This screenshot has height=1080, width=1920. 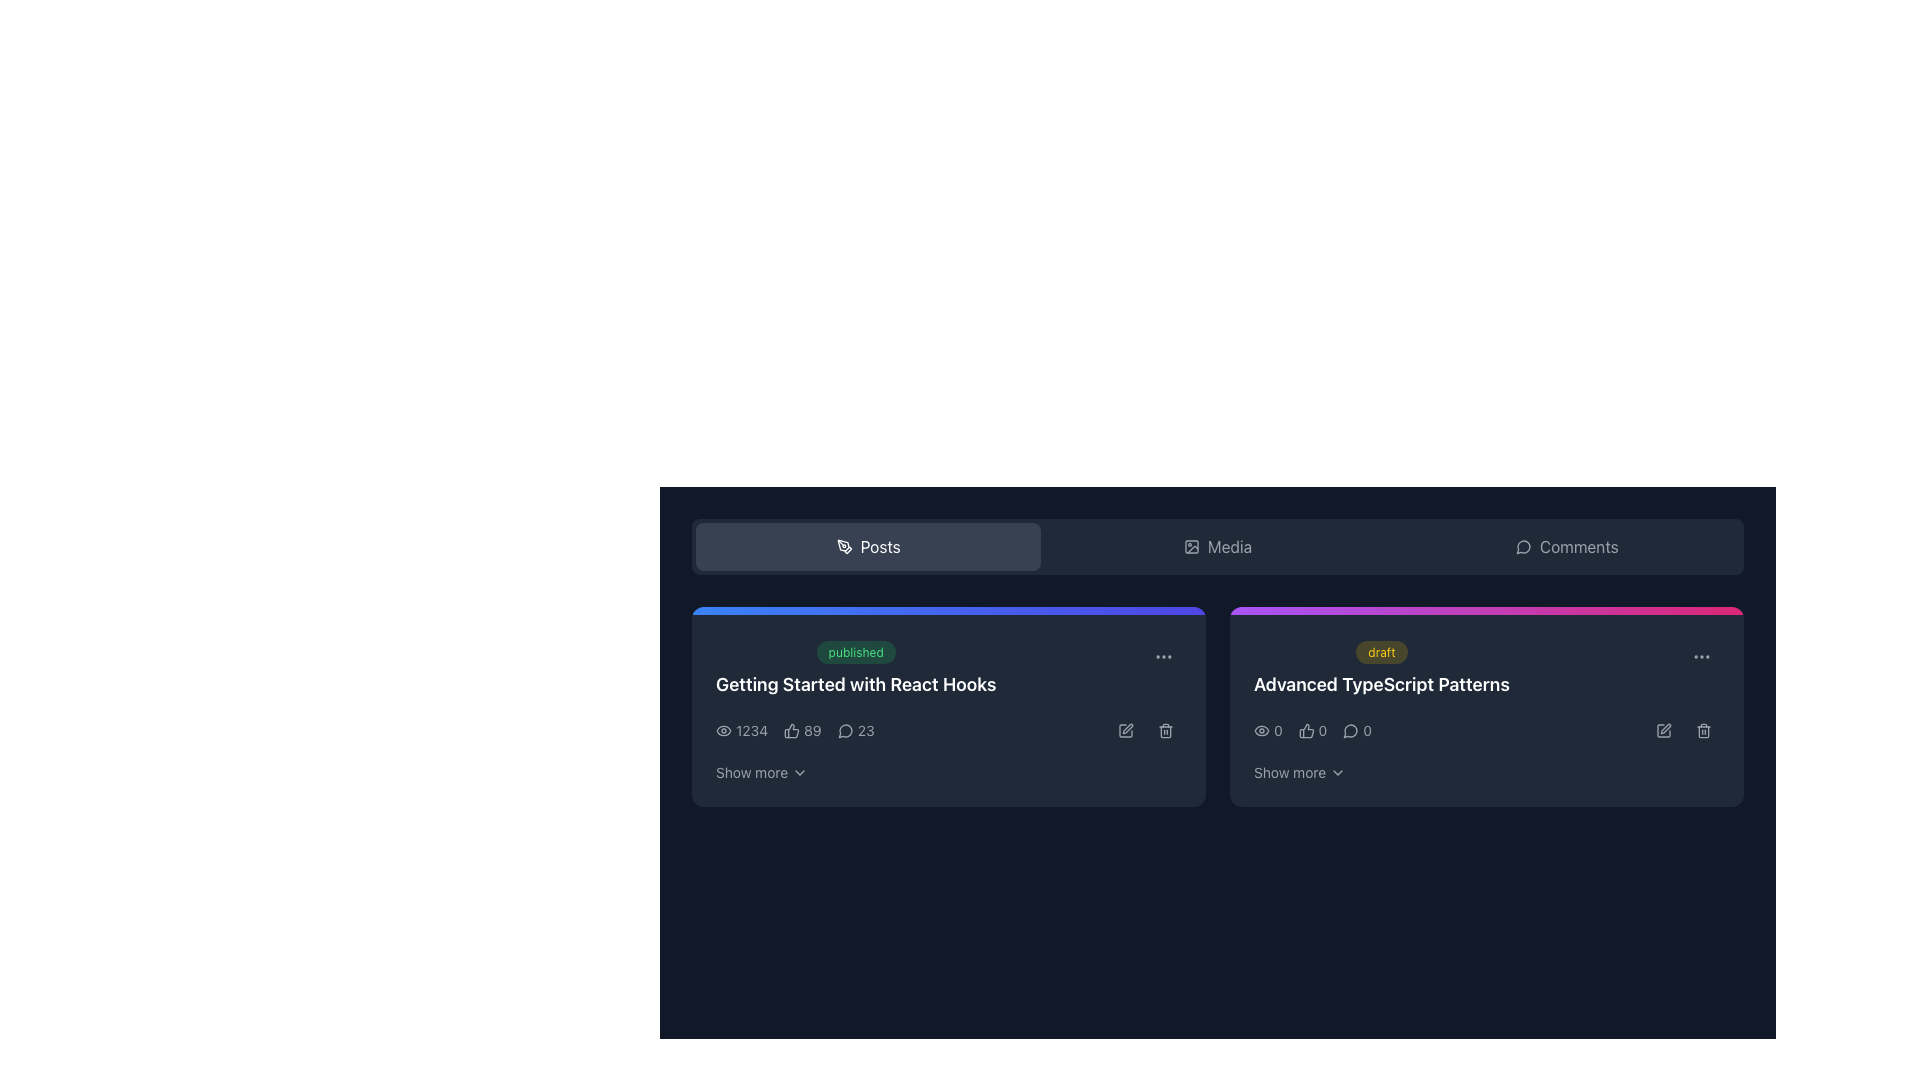 What do you see at coordinates (791, 731) in the screenshot?
I see `the small thumbs-up icon that represents a 'like' action, positioned immediately to the left of the numerical value '89'` at bounding box center [791, 731].